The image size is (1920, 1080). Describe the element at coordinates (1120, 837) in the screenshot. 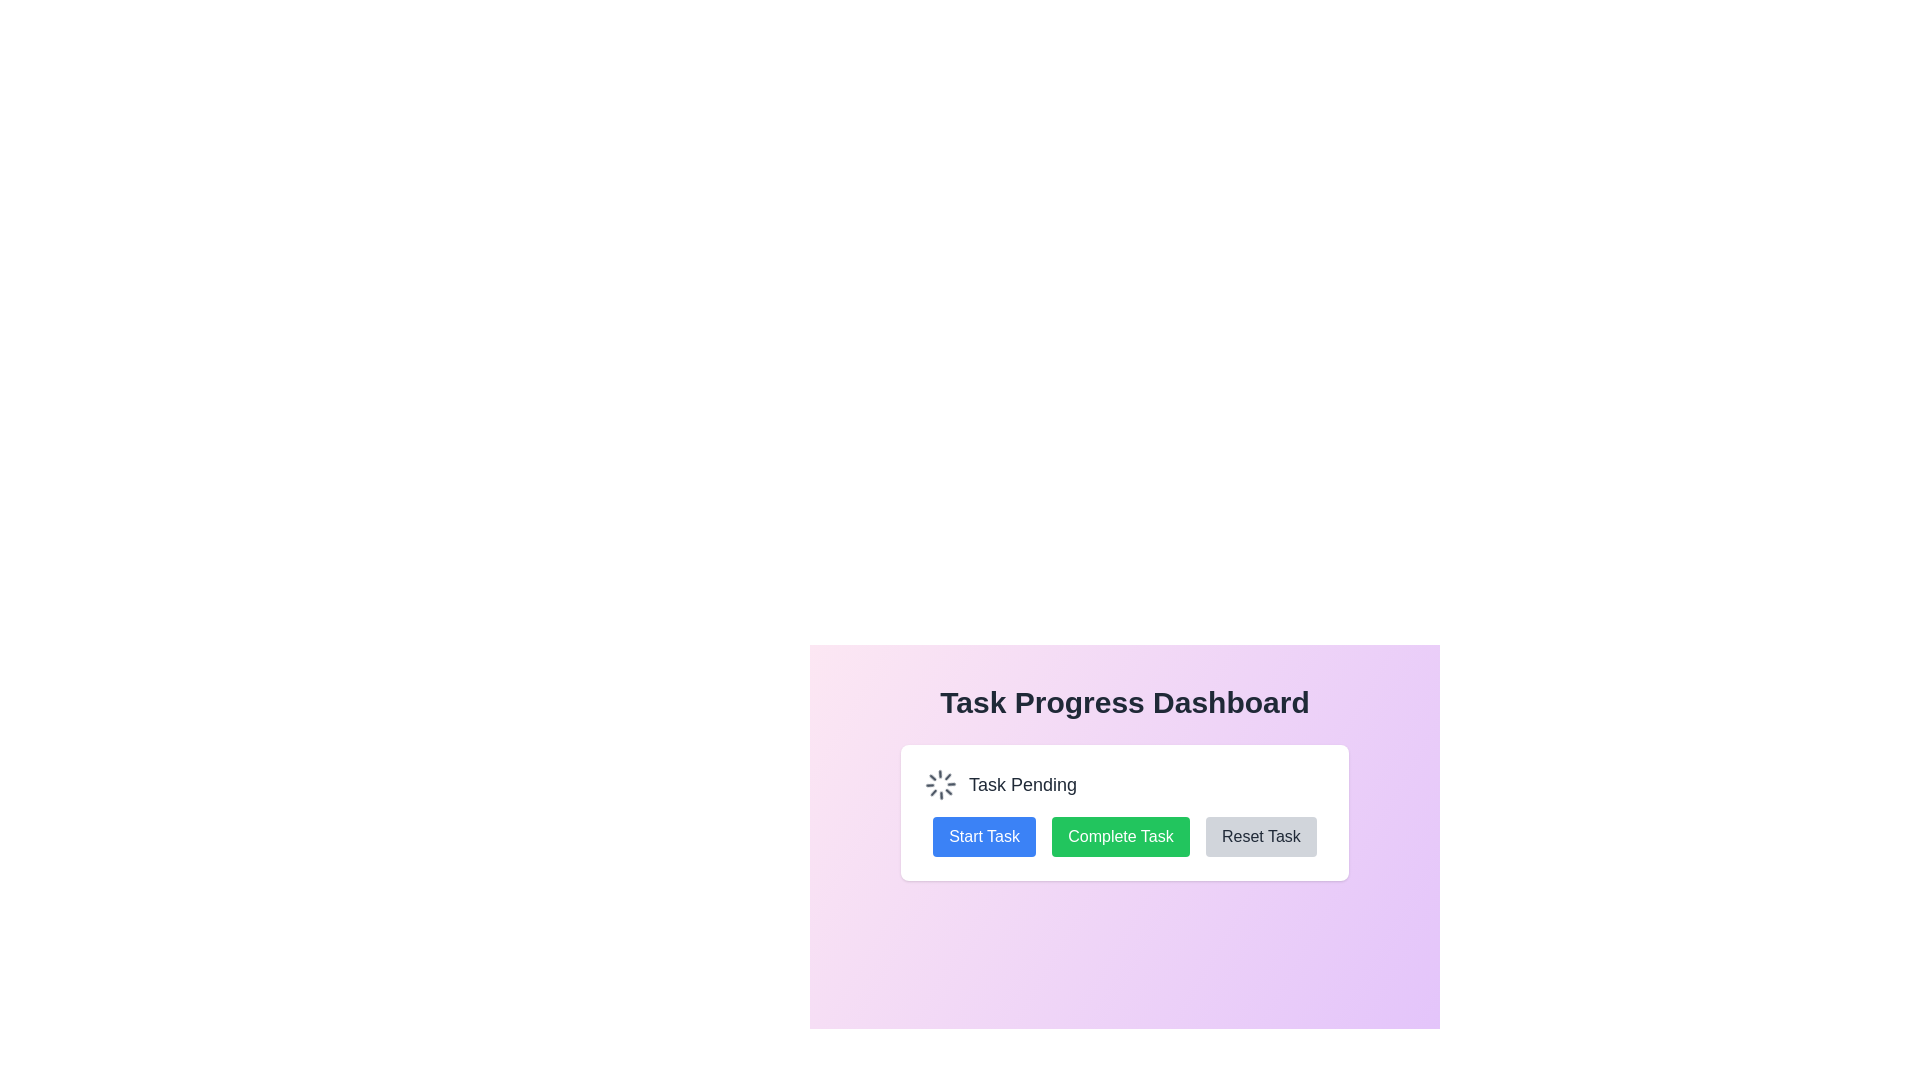

I see `the green button labeled 'Complete Task'` at that location.